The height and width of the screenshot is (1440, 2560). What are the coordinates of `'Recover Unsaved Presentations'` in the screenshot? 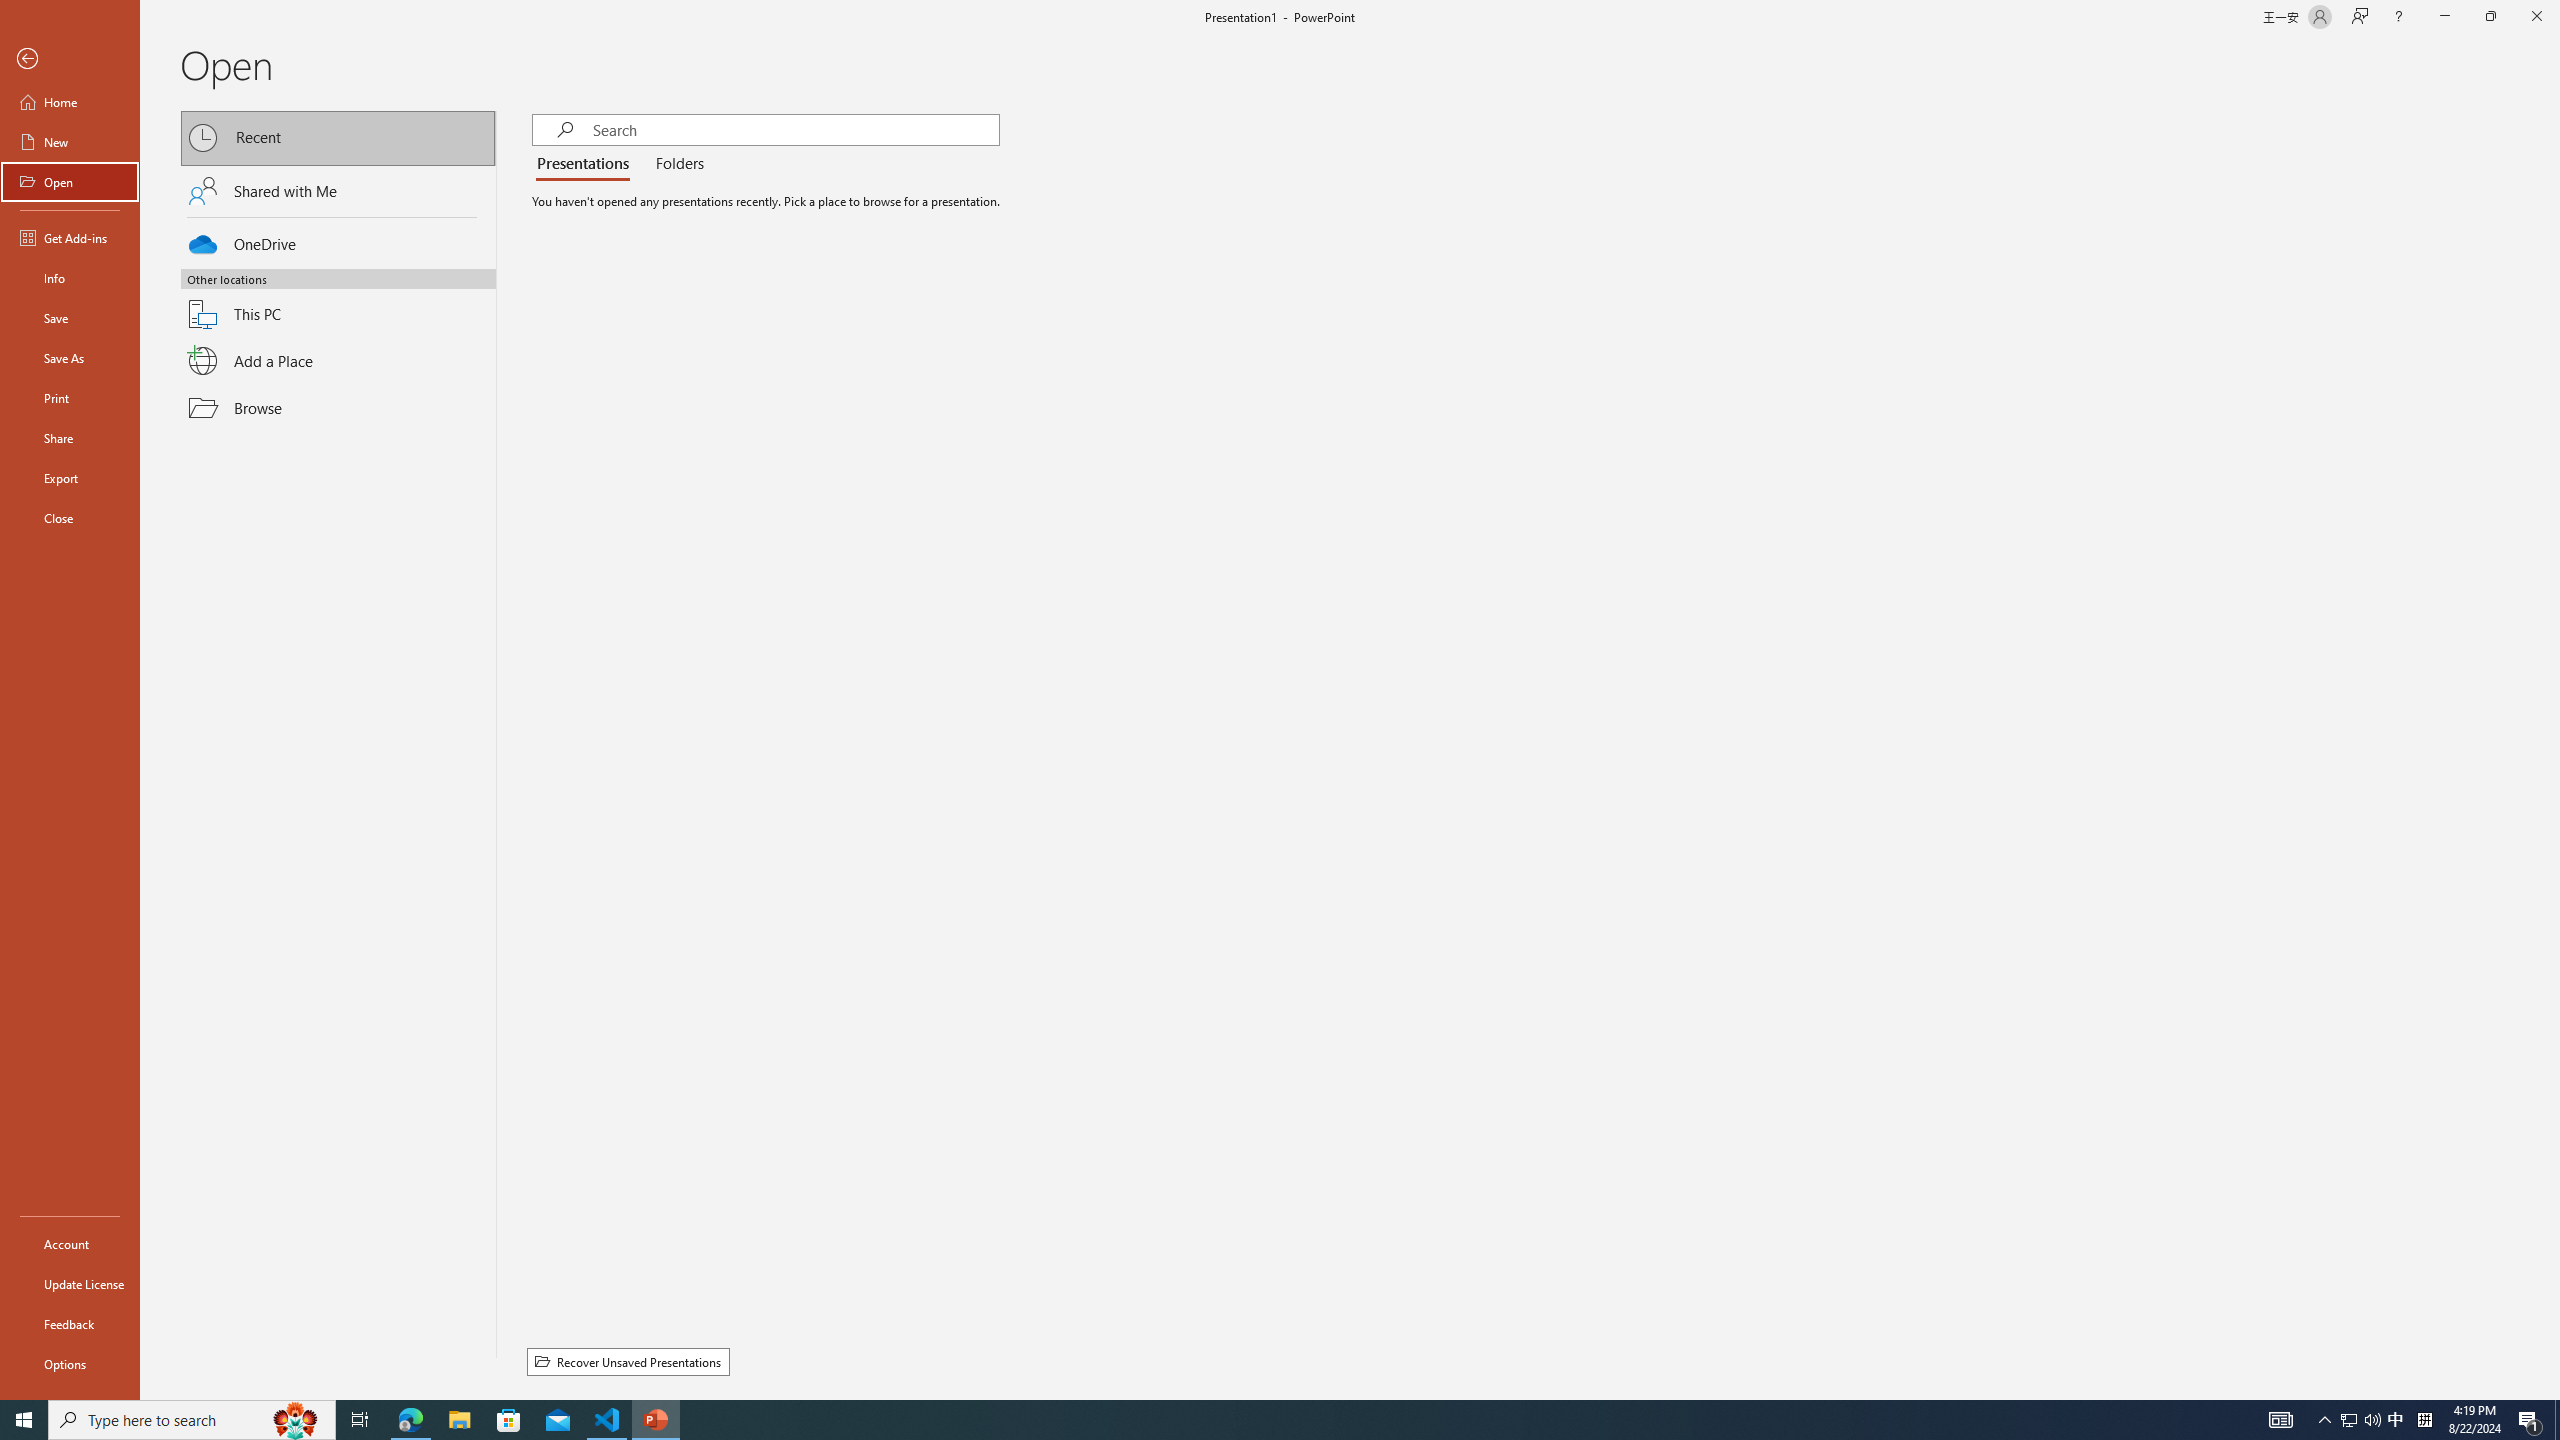 It's located at (627, 1362).